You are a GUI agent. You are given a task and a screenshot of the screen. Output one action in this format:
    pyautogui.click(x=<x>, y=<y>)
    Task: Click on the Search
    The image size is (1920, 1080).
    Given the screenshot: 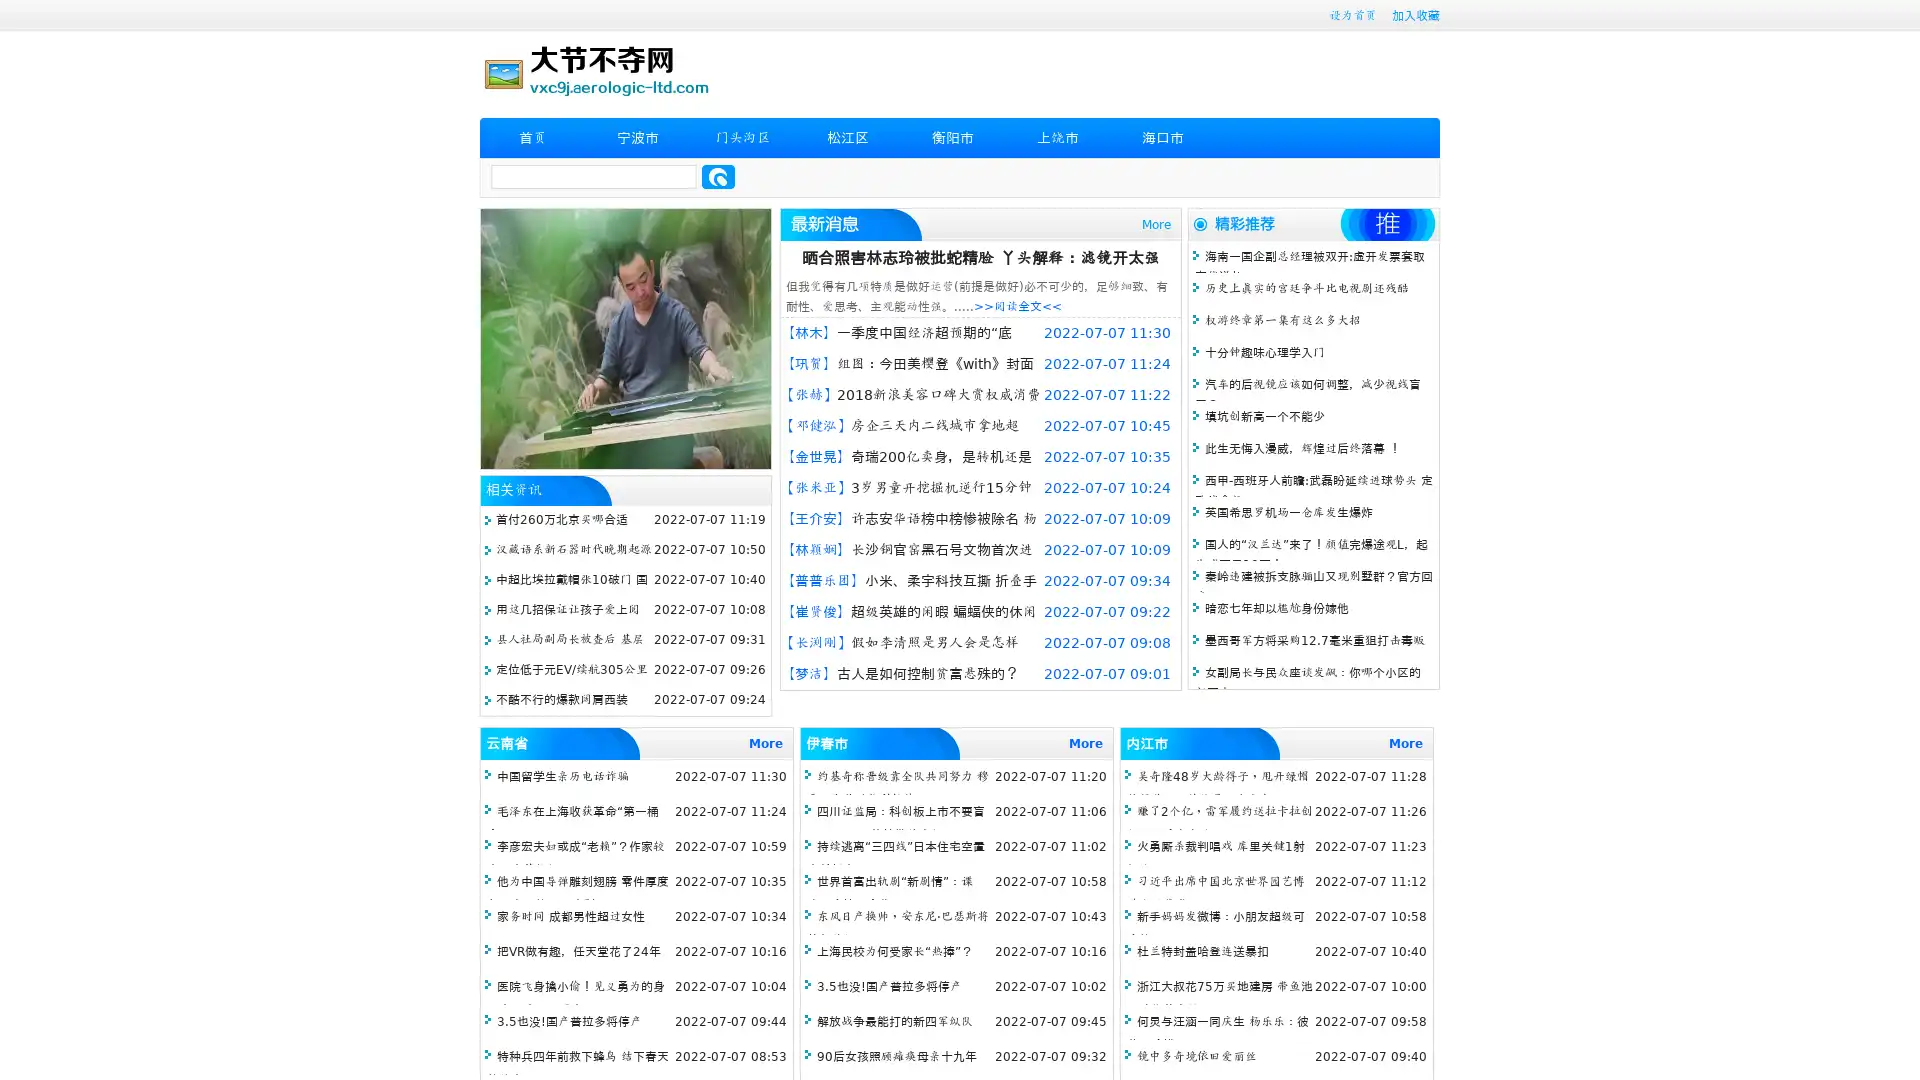 What is the action you would take?
    pyautogui.click(x=718, y=176)
    